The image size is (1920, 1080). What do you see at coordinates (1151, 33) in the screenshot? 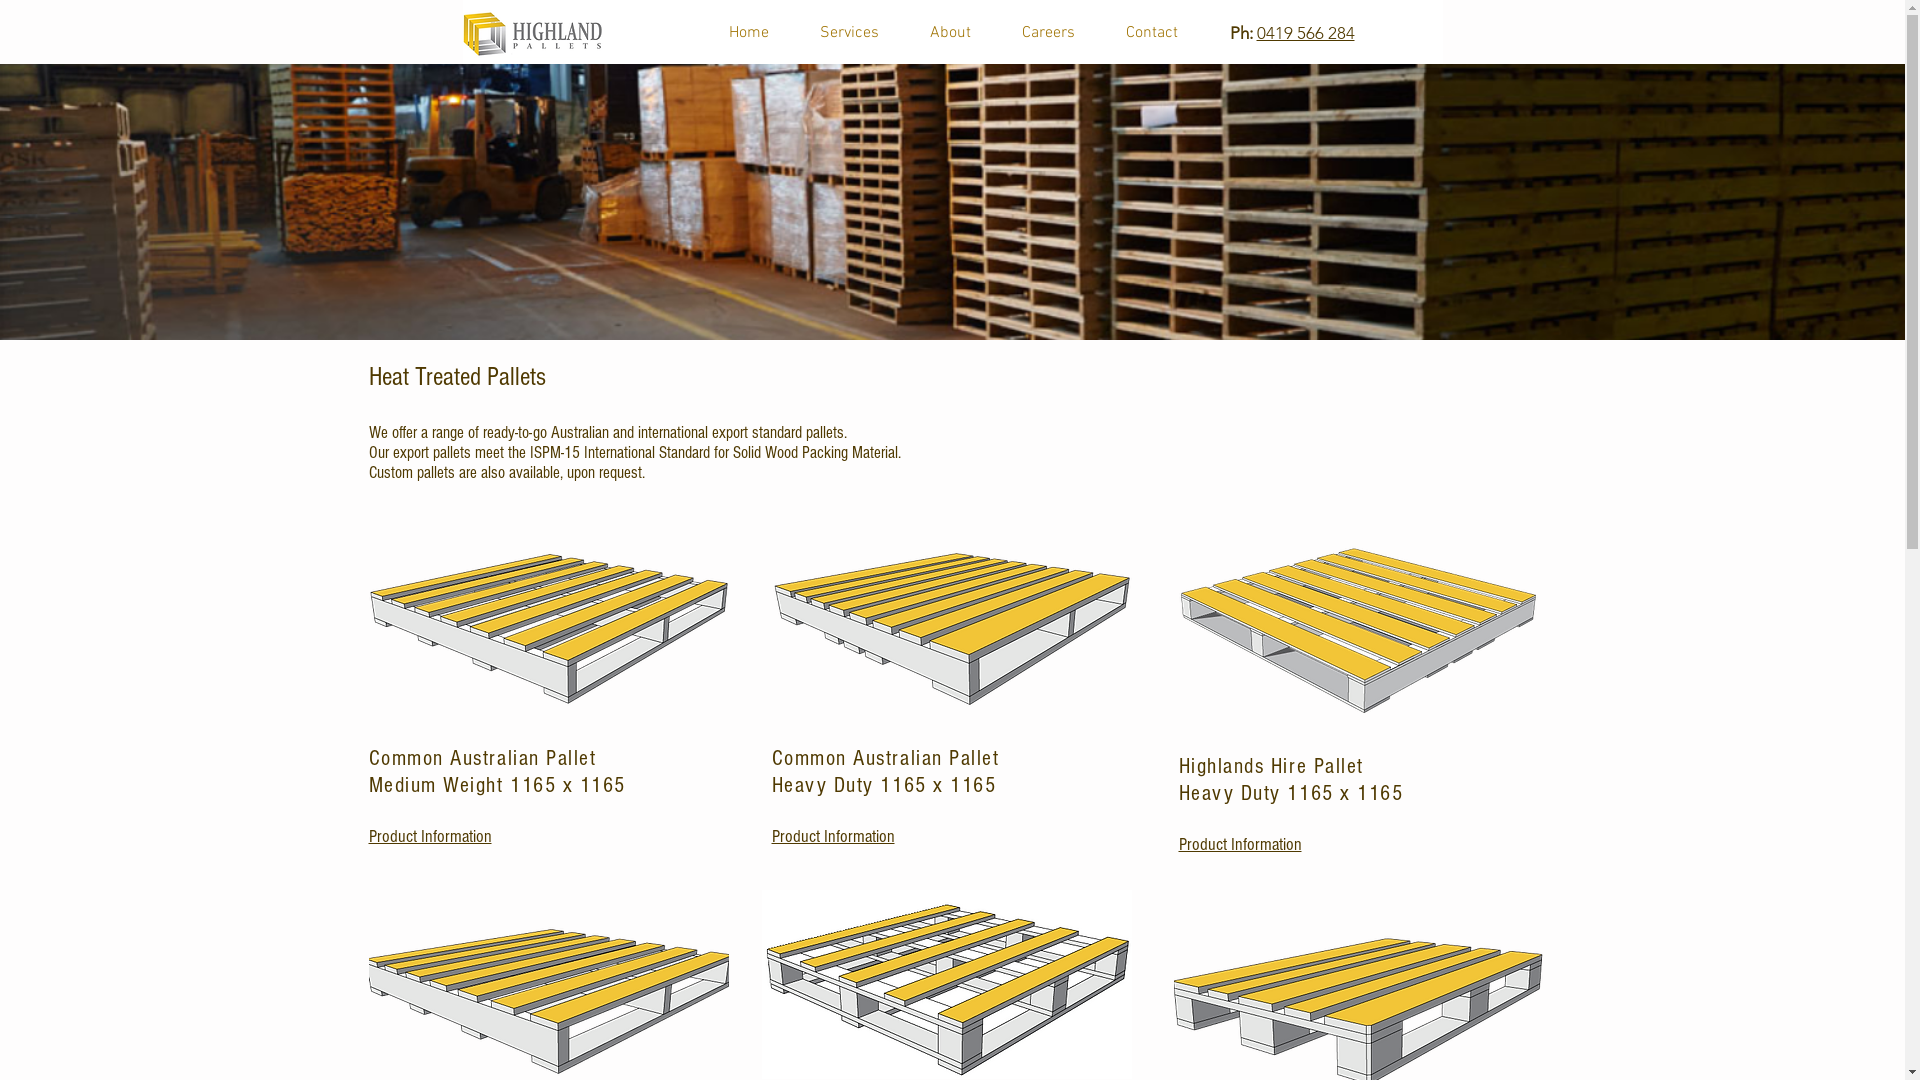
I see `'Contact'` at bounding box center [1151, 33].